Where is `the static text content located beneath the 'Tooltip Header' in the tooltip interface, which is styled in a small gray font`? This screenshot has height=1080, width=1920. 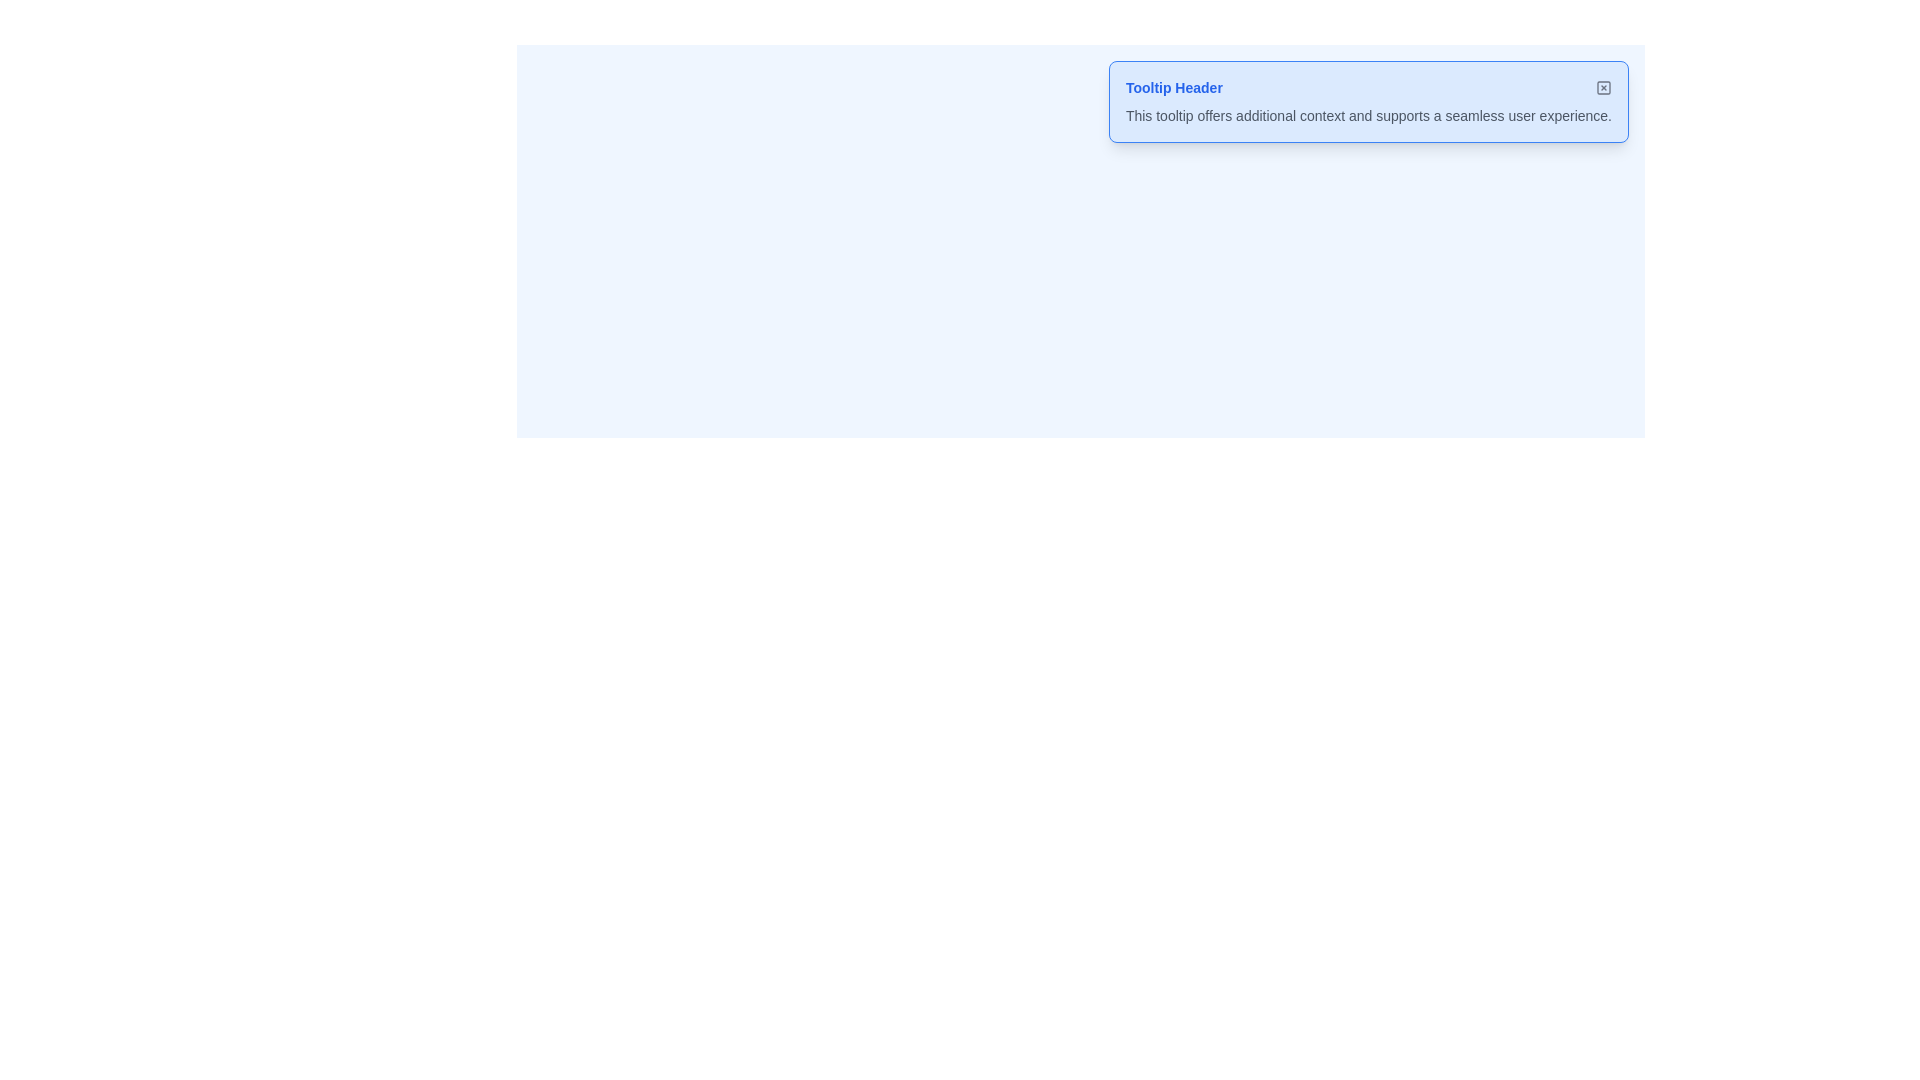 the static text content located beneath the 'Tooltip Header' in the tooltip interface, which is styled in a small gray font is located at coordinates (1367, 115).